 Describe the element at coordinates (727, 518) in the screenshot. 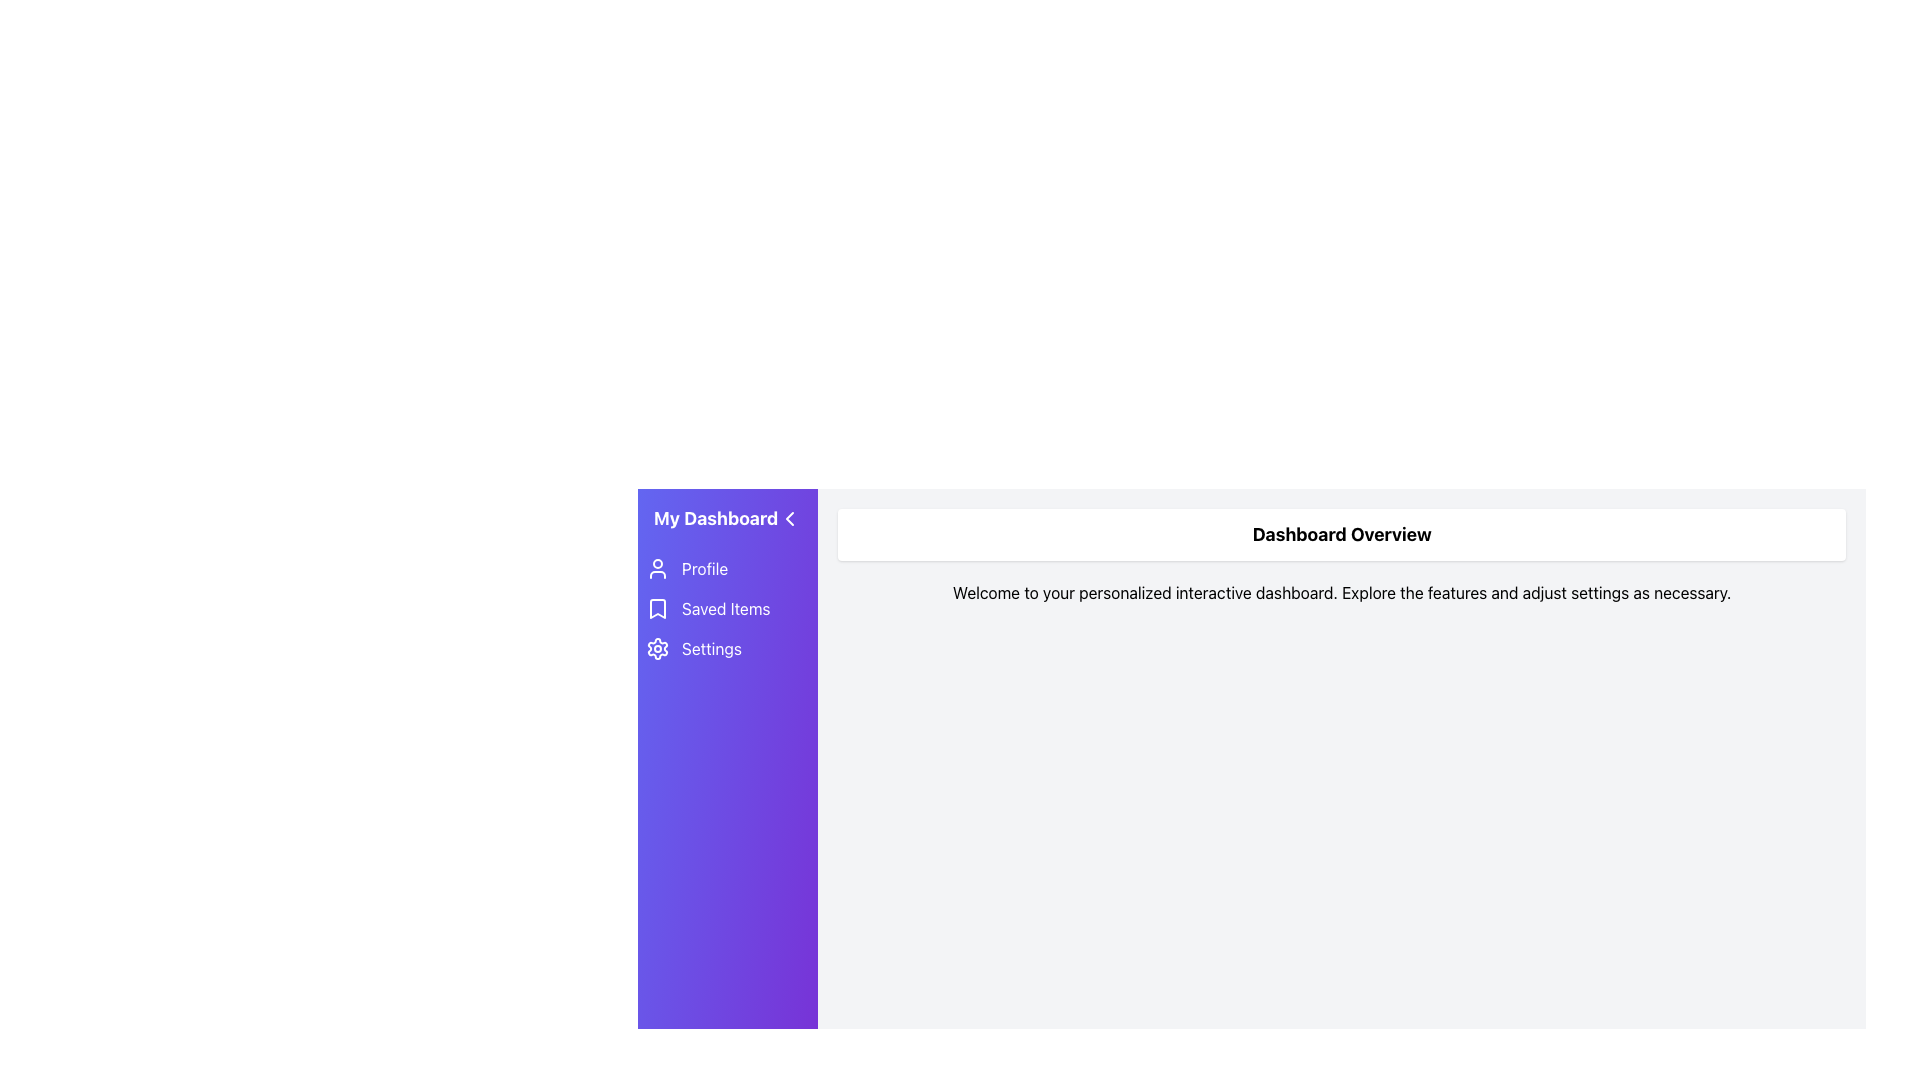

I see `the left arrow icon in the 'My Dashboard' navigation header` at that location.